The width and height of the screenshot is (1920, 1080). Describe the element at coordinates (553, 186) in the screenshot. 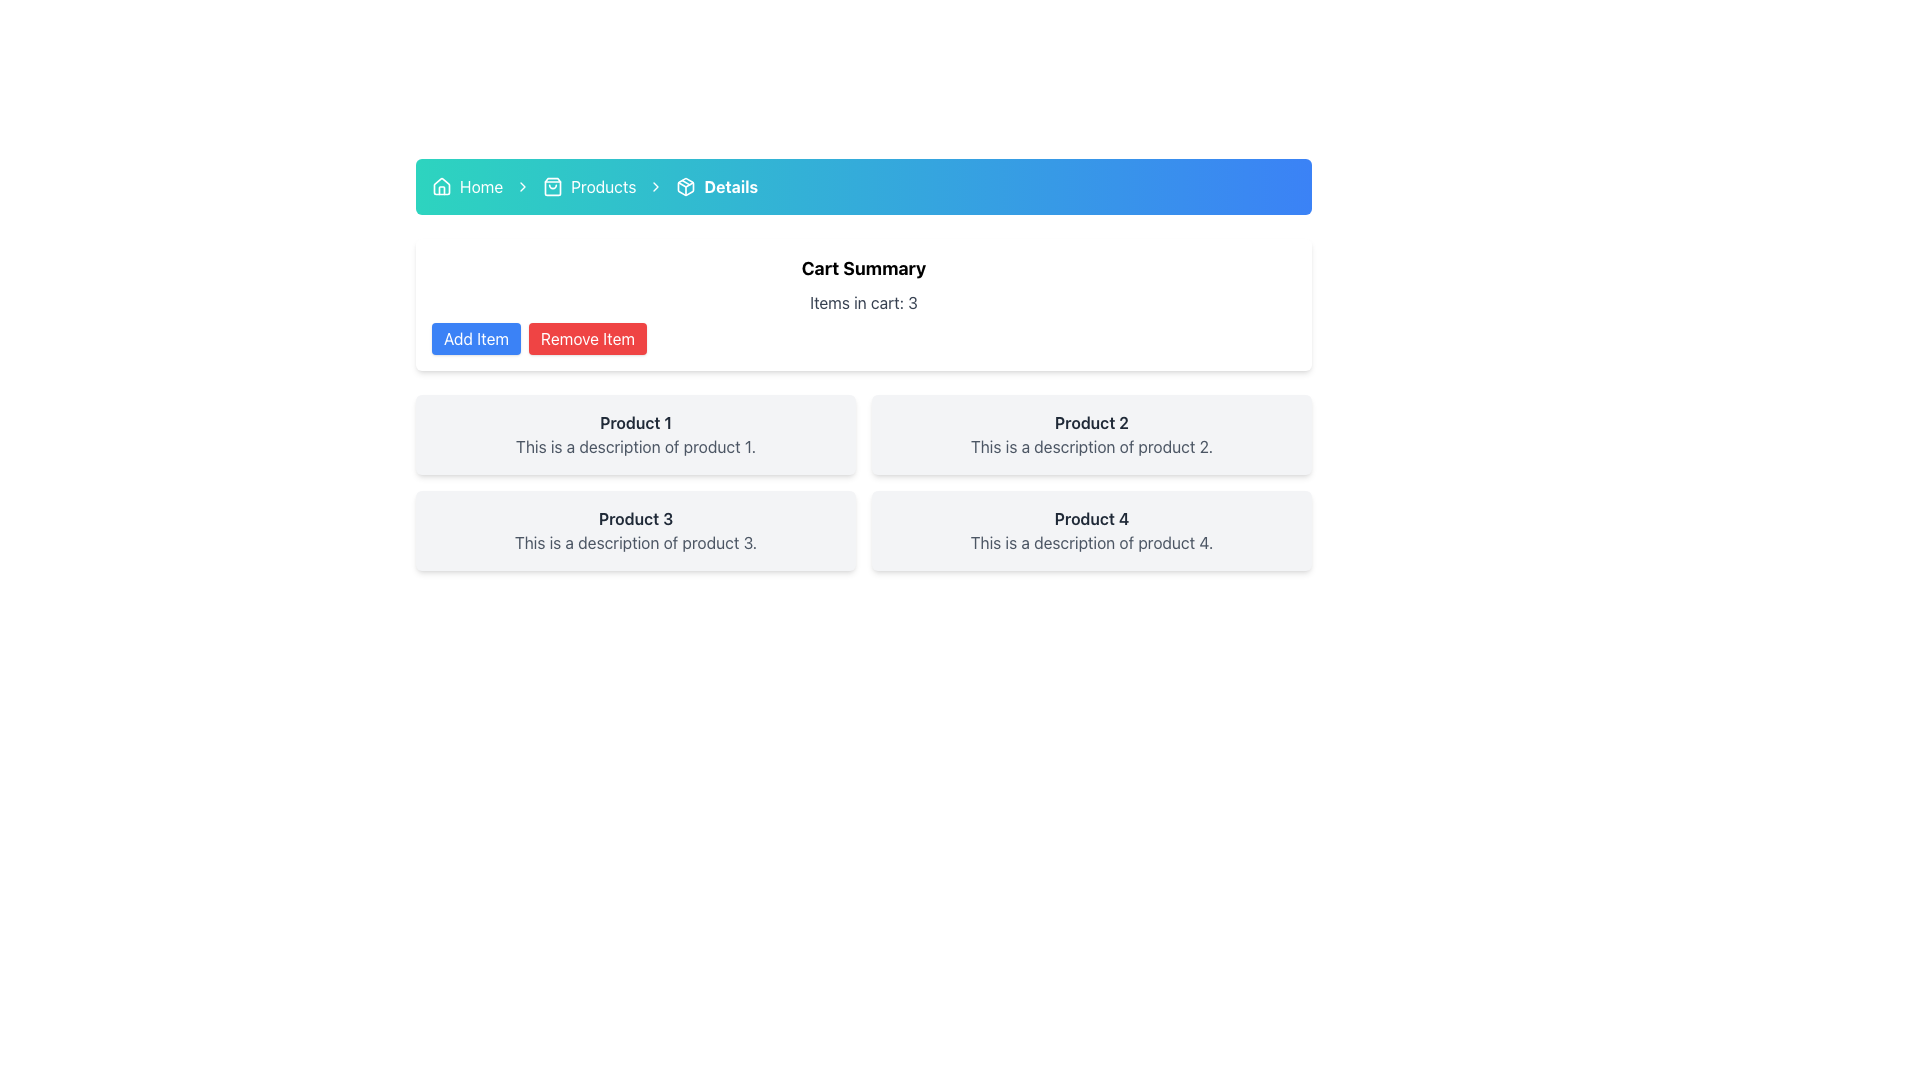

I see `the shopping bag icon in the breadcrumb navigation bar representing the 'Products' step` at that location.